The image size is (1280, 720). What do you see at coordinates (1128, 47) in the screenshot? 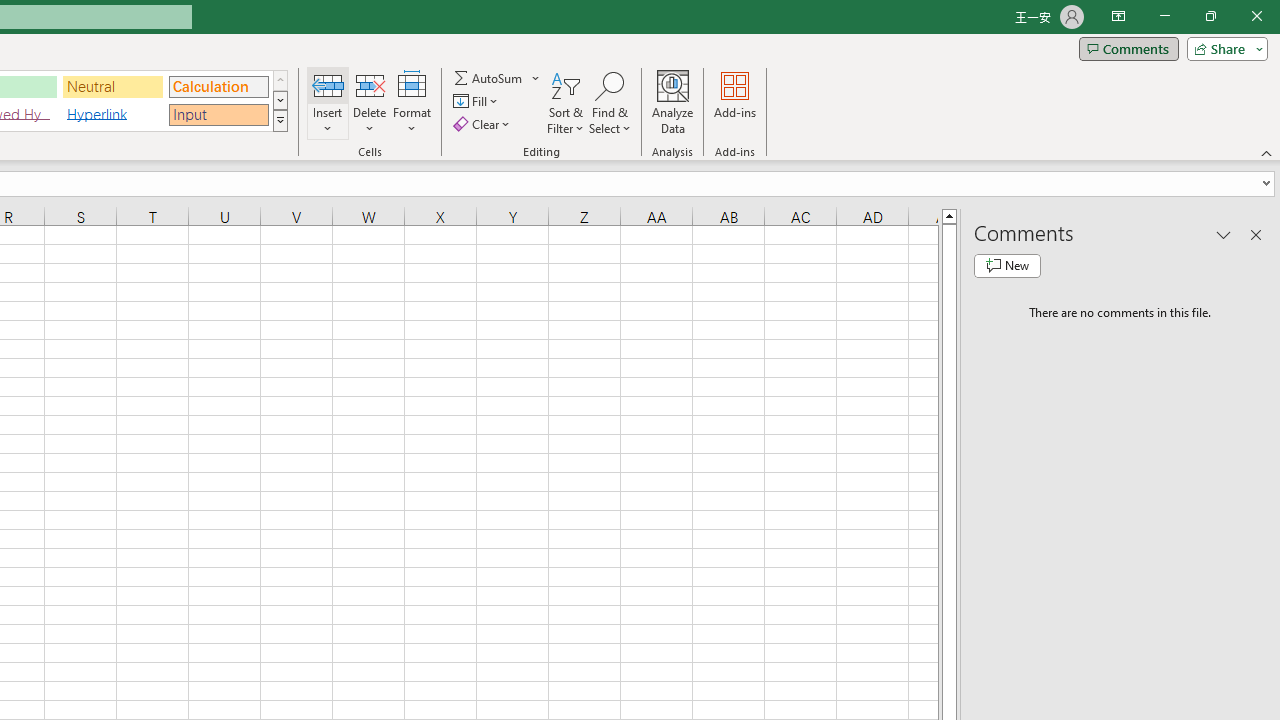
I see `'Comments'` at bounding box center [1128, 47].